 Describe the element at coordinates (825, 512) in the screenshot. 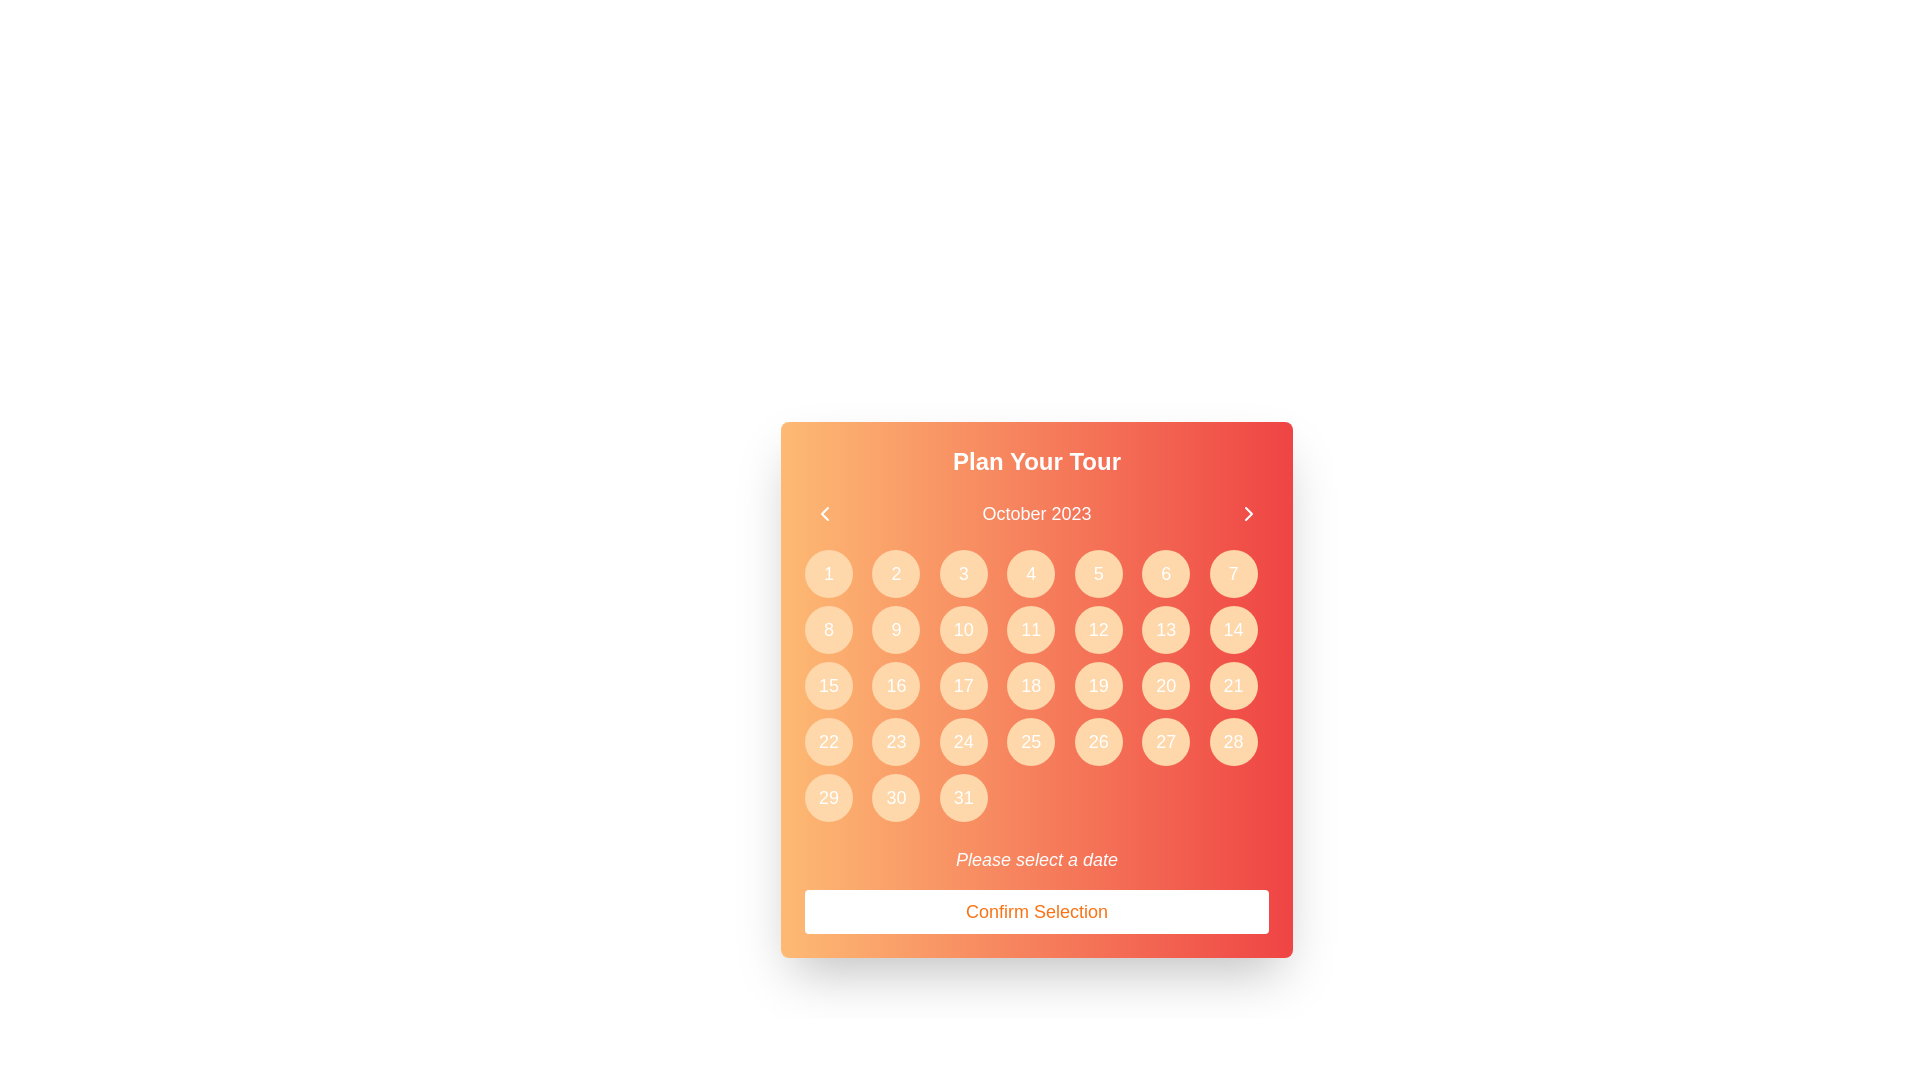

I see `the button on the left side of the header section of the calendar interface` at that location.